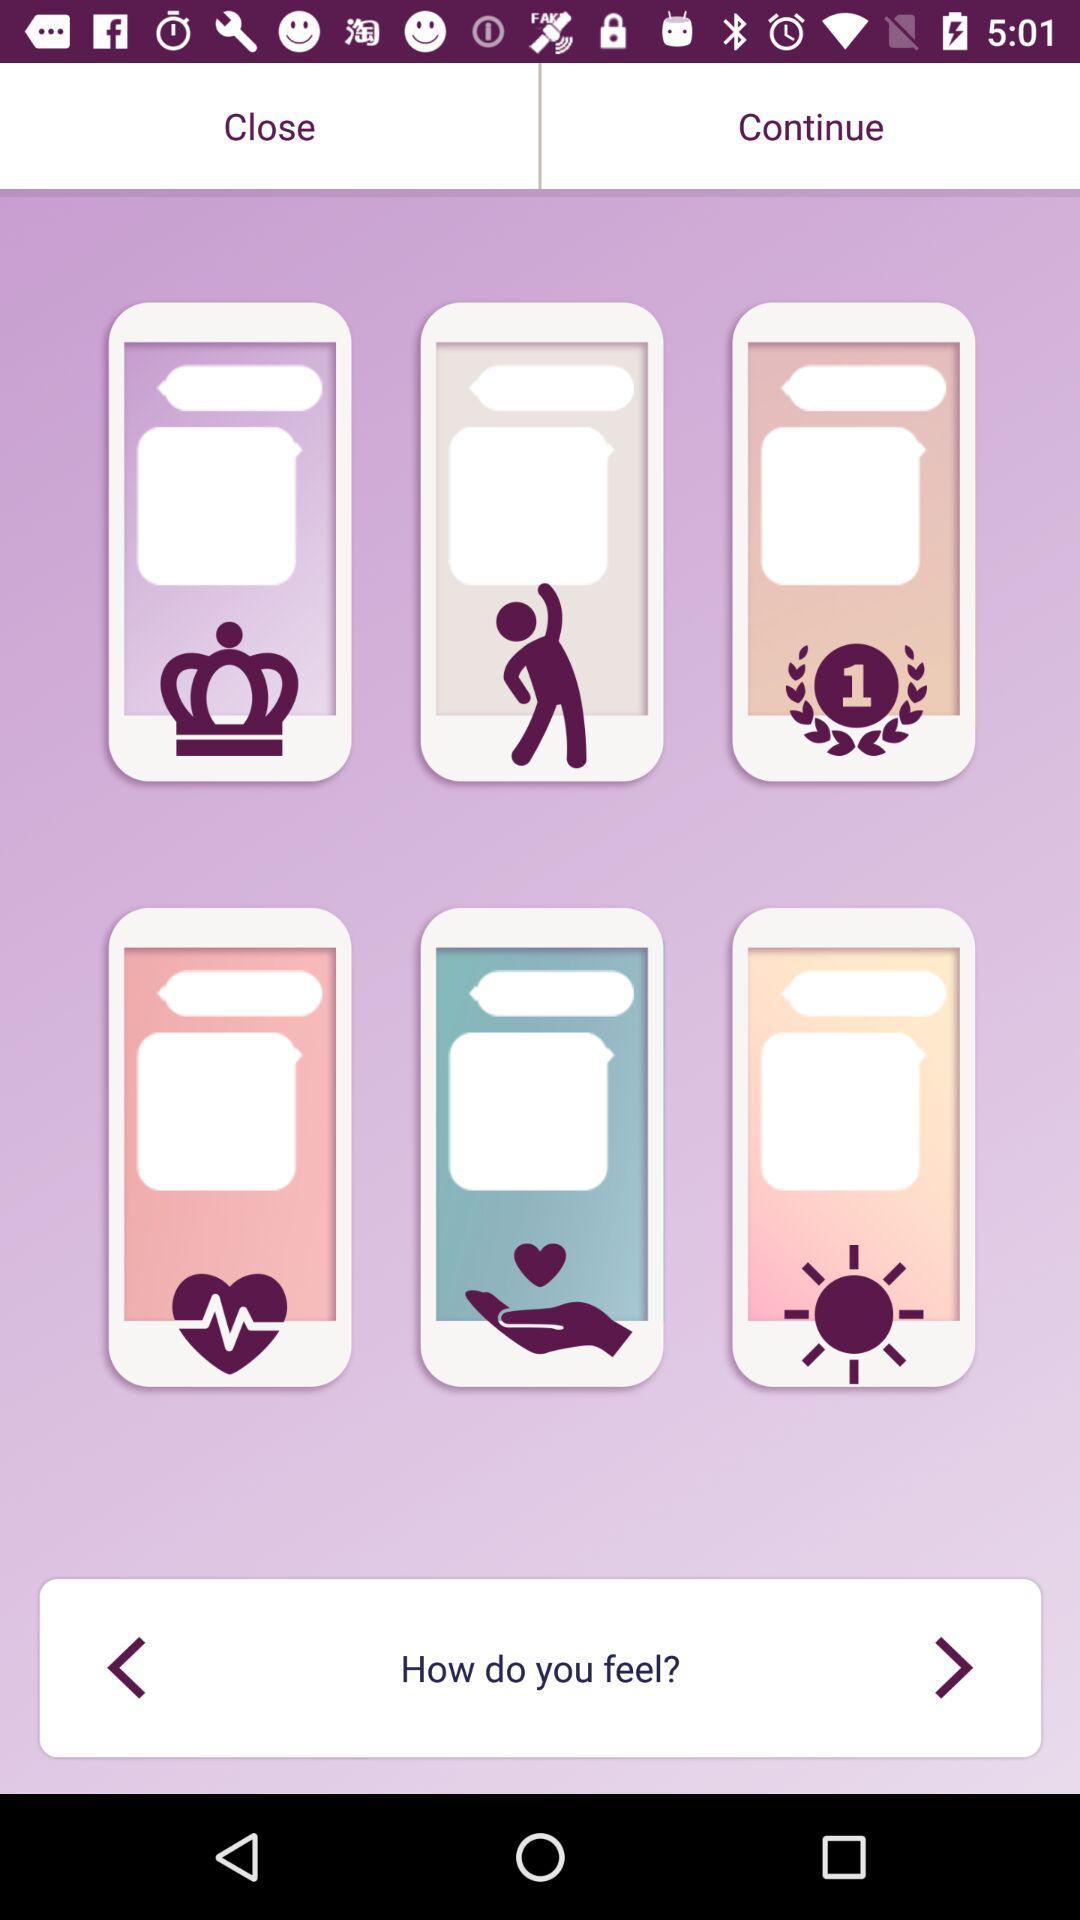 The width and height of the screenshot is (1080, 1920). Describe the element at coordinates (126, 1667) in the screenshot. I see `go previous page` at that location.